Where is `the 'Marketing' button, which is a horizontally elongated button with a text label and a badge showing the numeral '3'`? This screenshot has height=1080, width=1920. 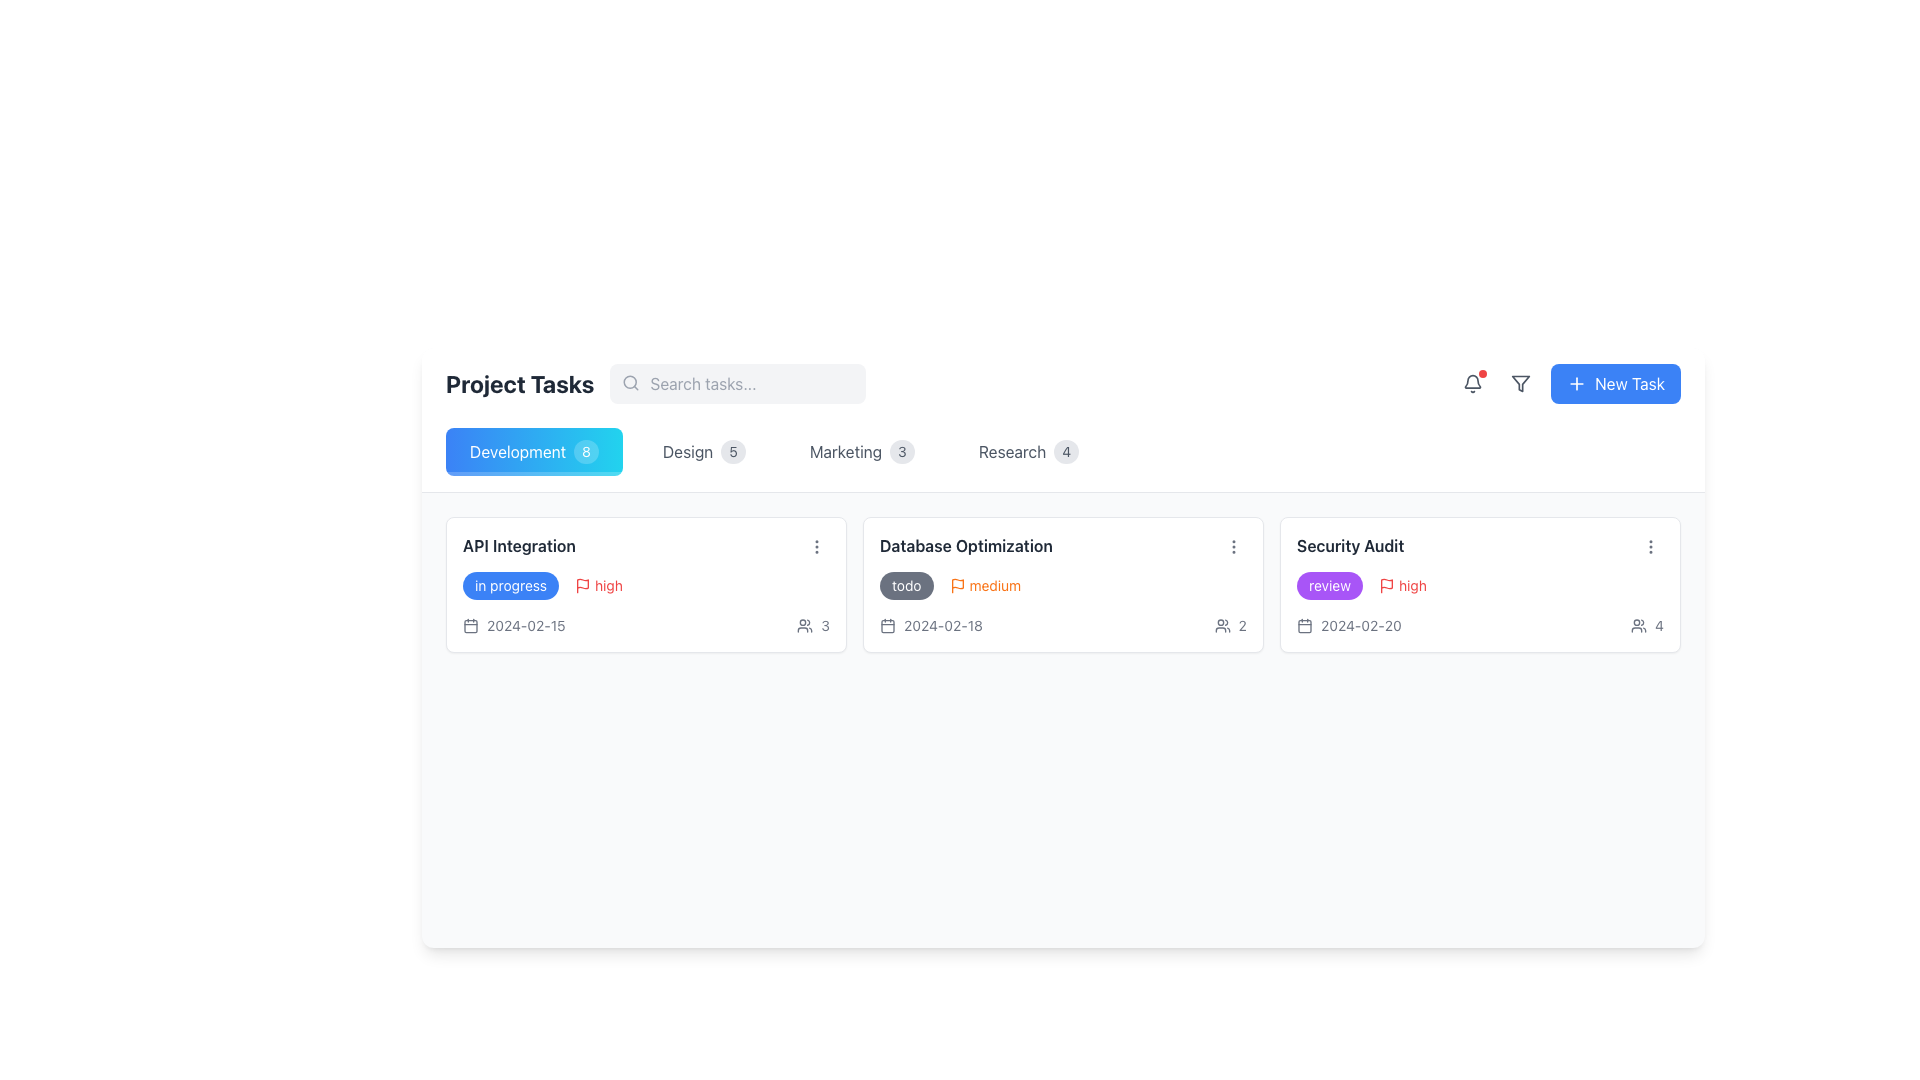
the 'Marketing' button, which is a horizontally elongated button with a text label and a badge showing the numeral '3' is located at coordinates (862, 451).